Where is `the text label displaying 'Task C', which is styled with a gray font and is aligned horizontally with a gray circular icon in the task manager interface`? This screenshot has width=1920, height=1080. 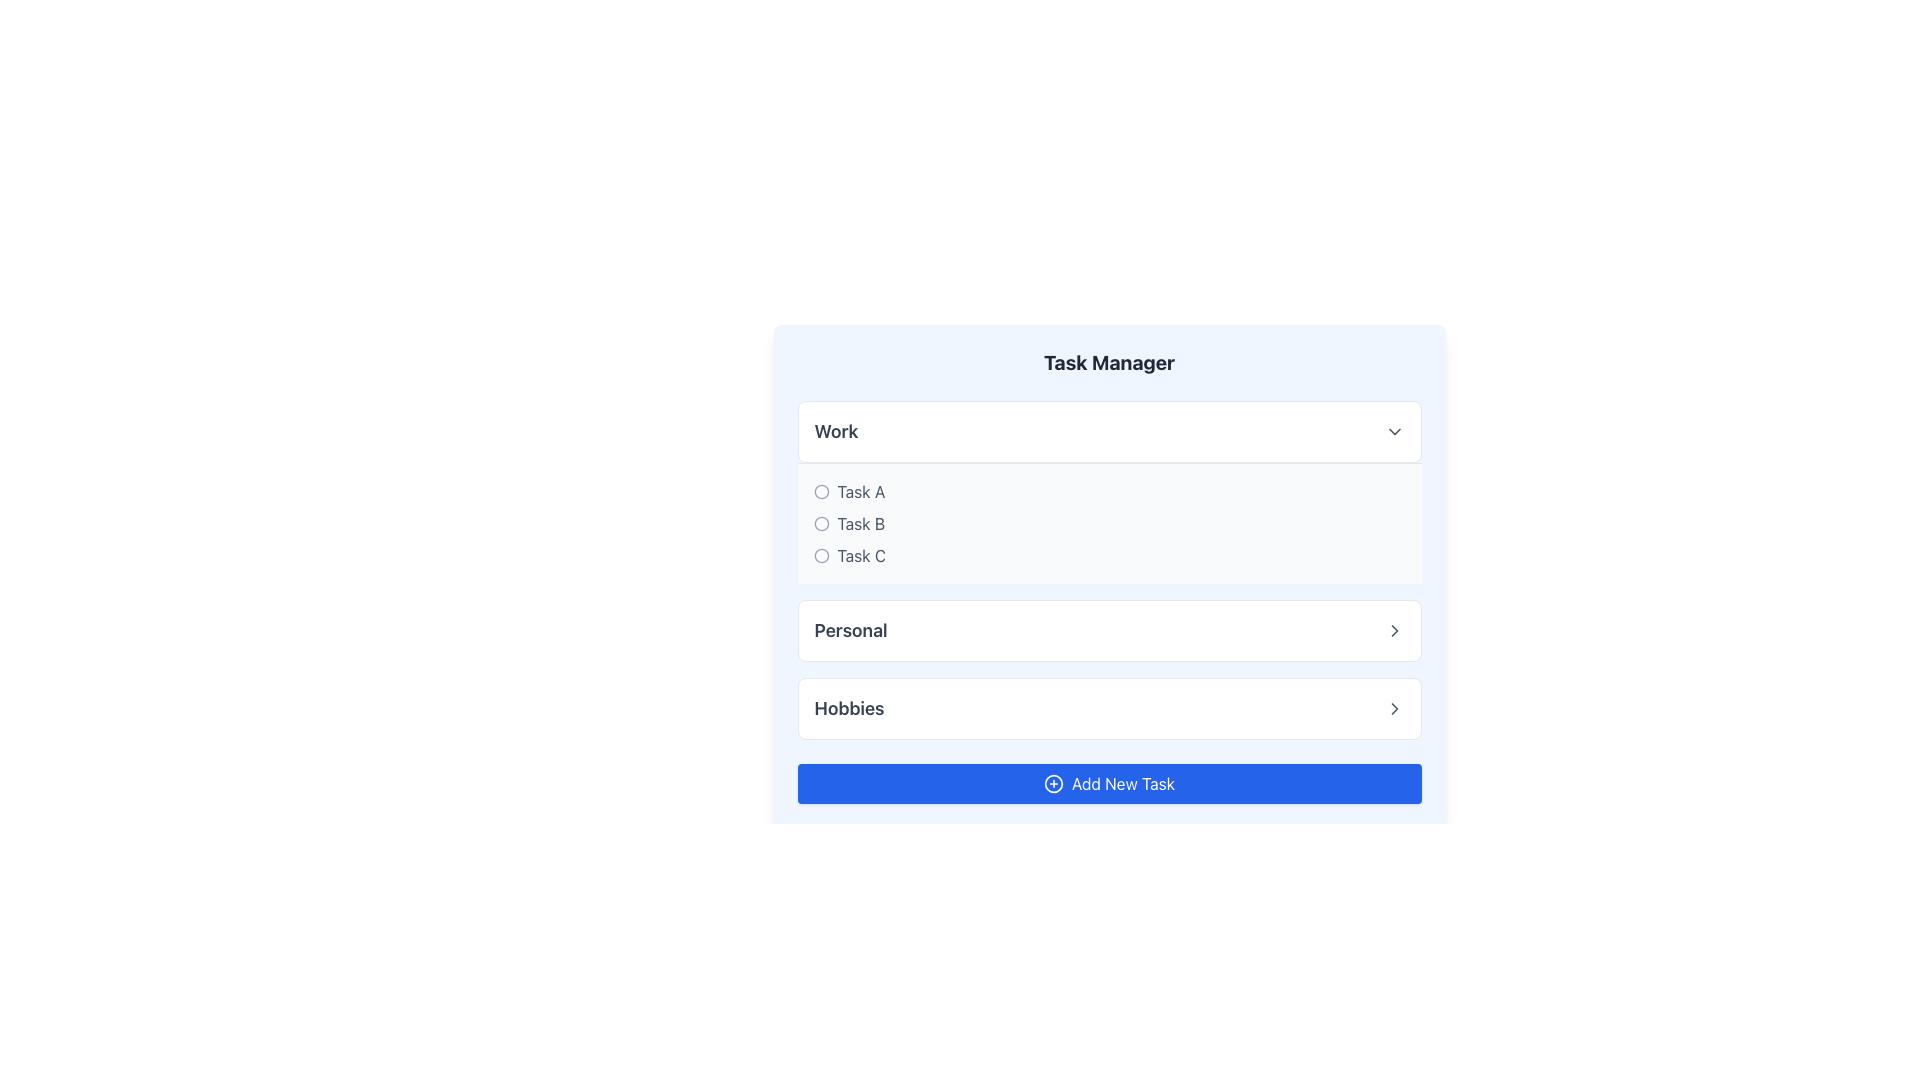 the text label displaying 'Task C', which is styled with a gray font and is aligned horizontally with a gray circular icon in the task manager interface is located at coordinates (861, 555).